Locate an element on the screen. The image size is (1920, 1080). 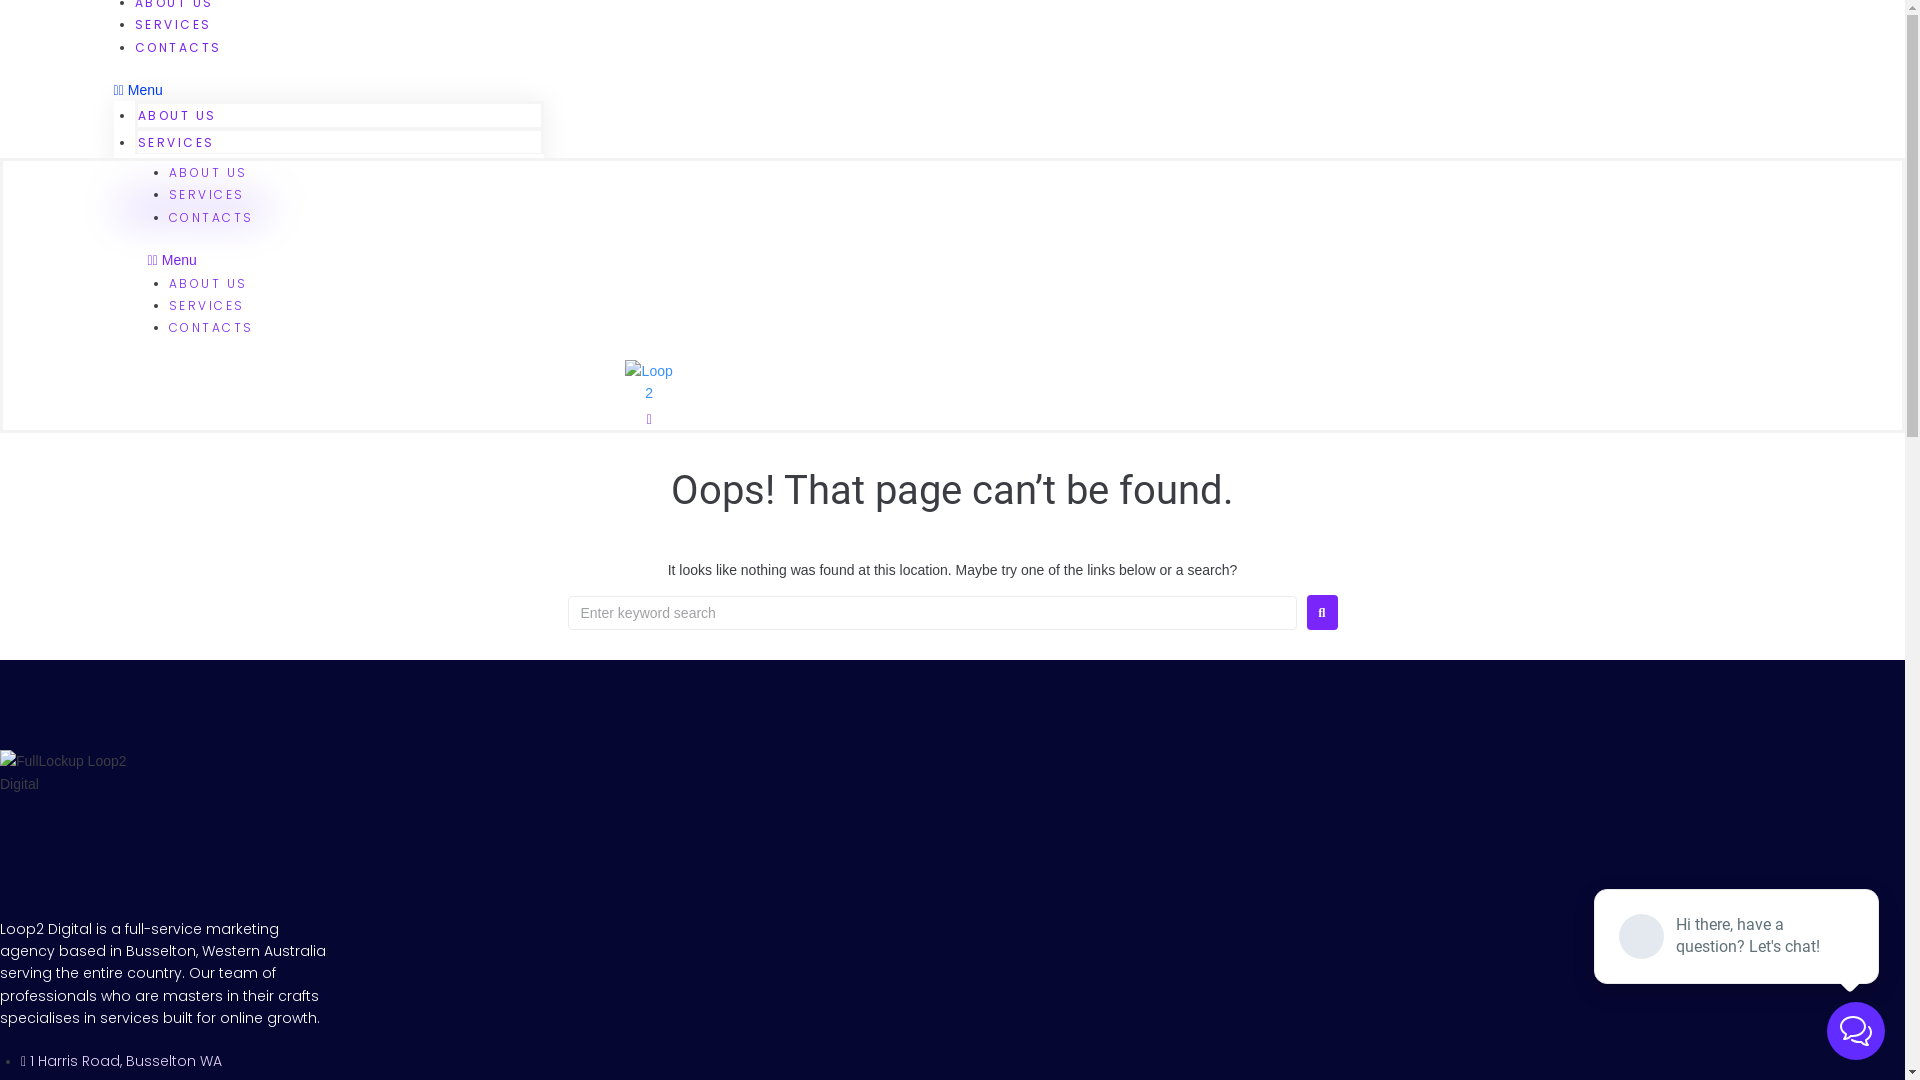
'CONTACTS' is located at coordinates (133, 164).